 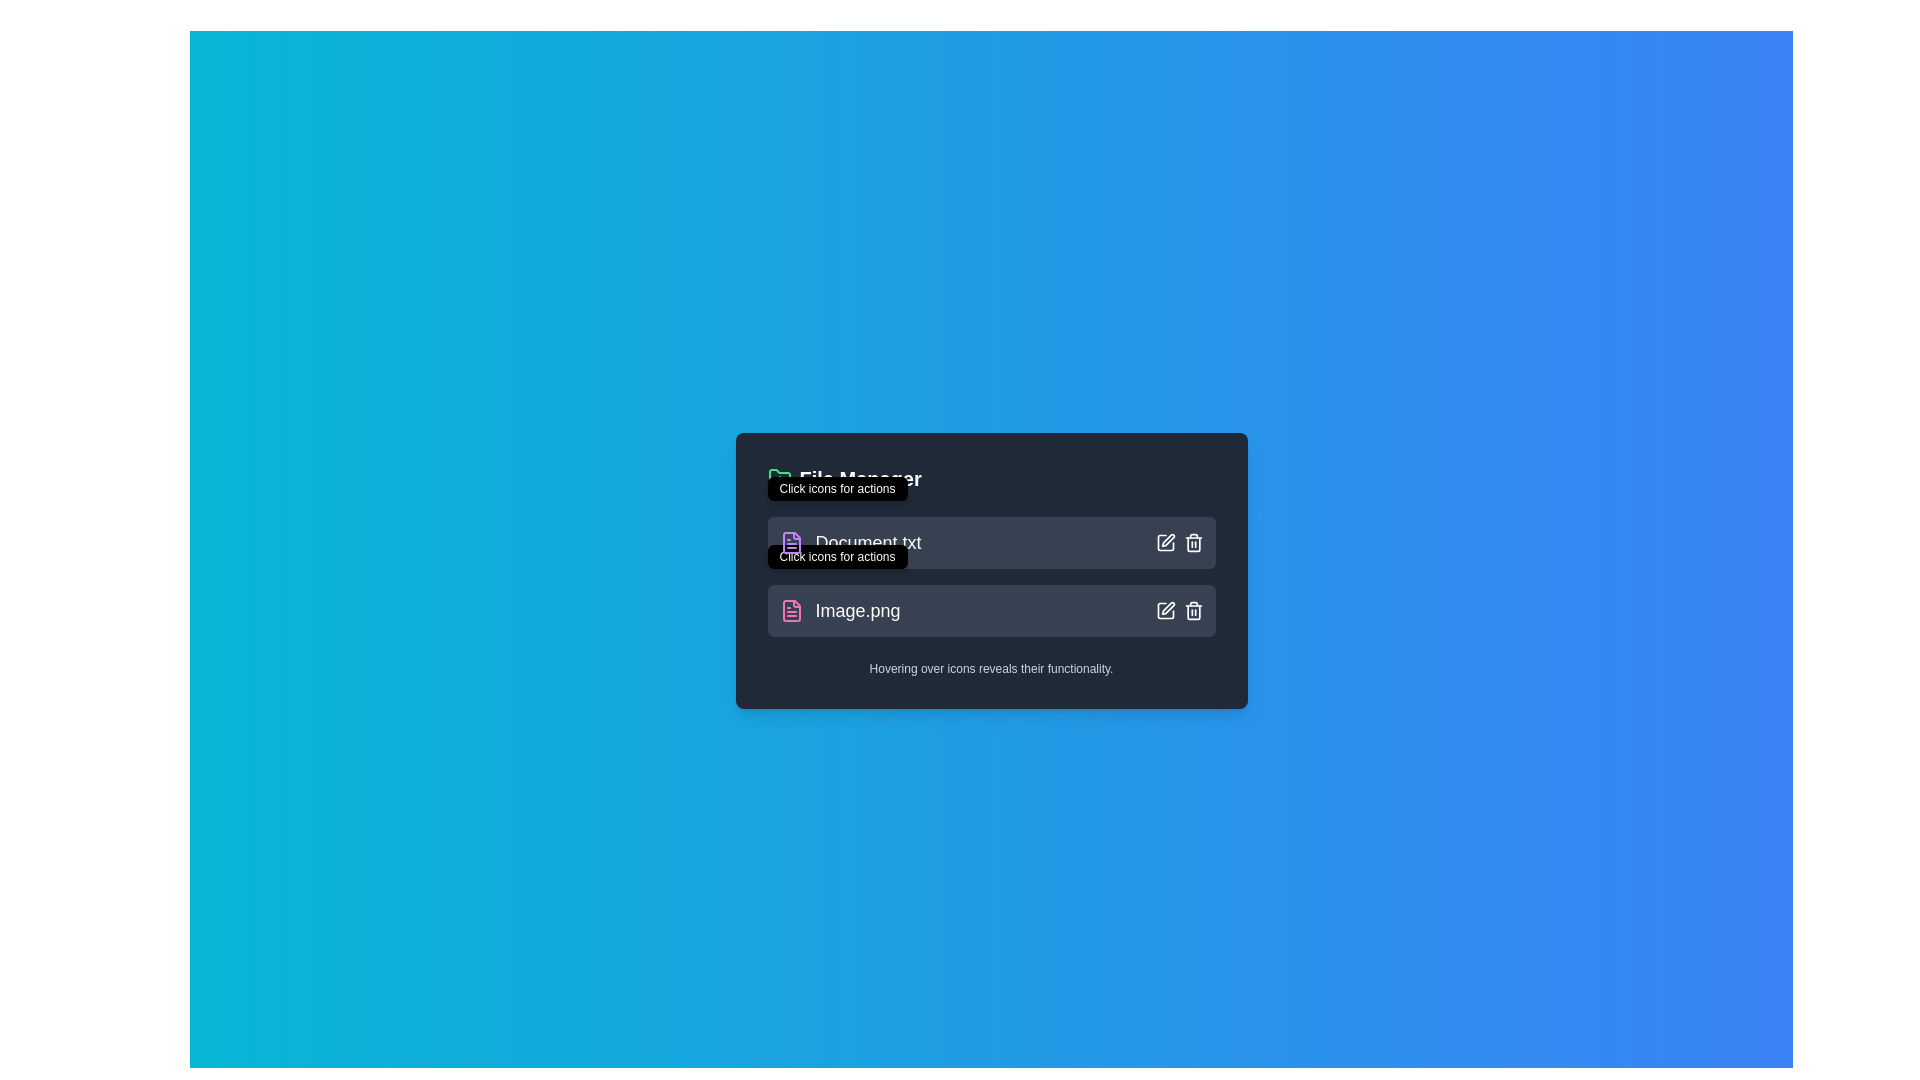 What do you see at coordinates (1179, 609) in the screenshot?
I see `the pencil icon in the icon group located at the right end of the row labeled 'Image.png' to initiate the edit function` at bounding box center [1179, 609].